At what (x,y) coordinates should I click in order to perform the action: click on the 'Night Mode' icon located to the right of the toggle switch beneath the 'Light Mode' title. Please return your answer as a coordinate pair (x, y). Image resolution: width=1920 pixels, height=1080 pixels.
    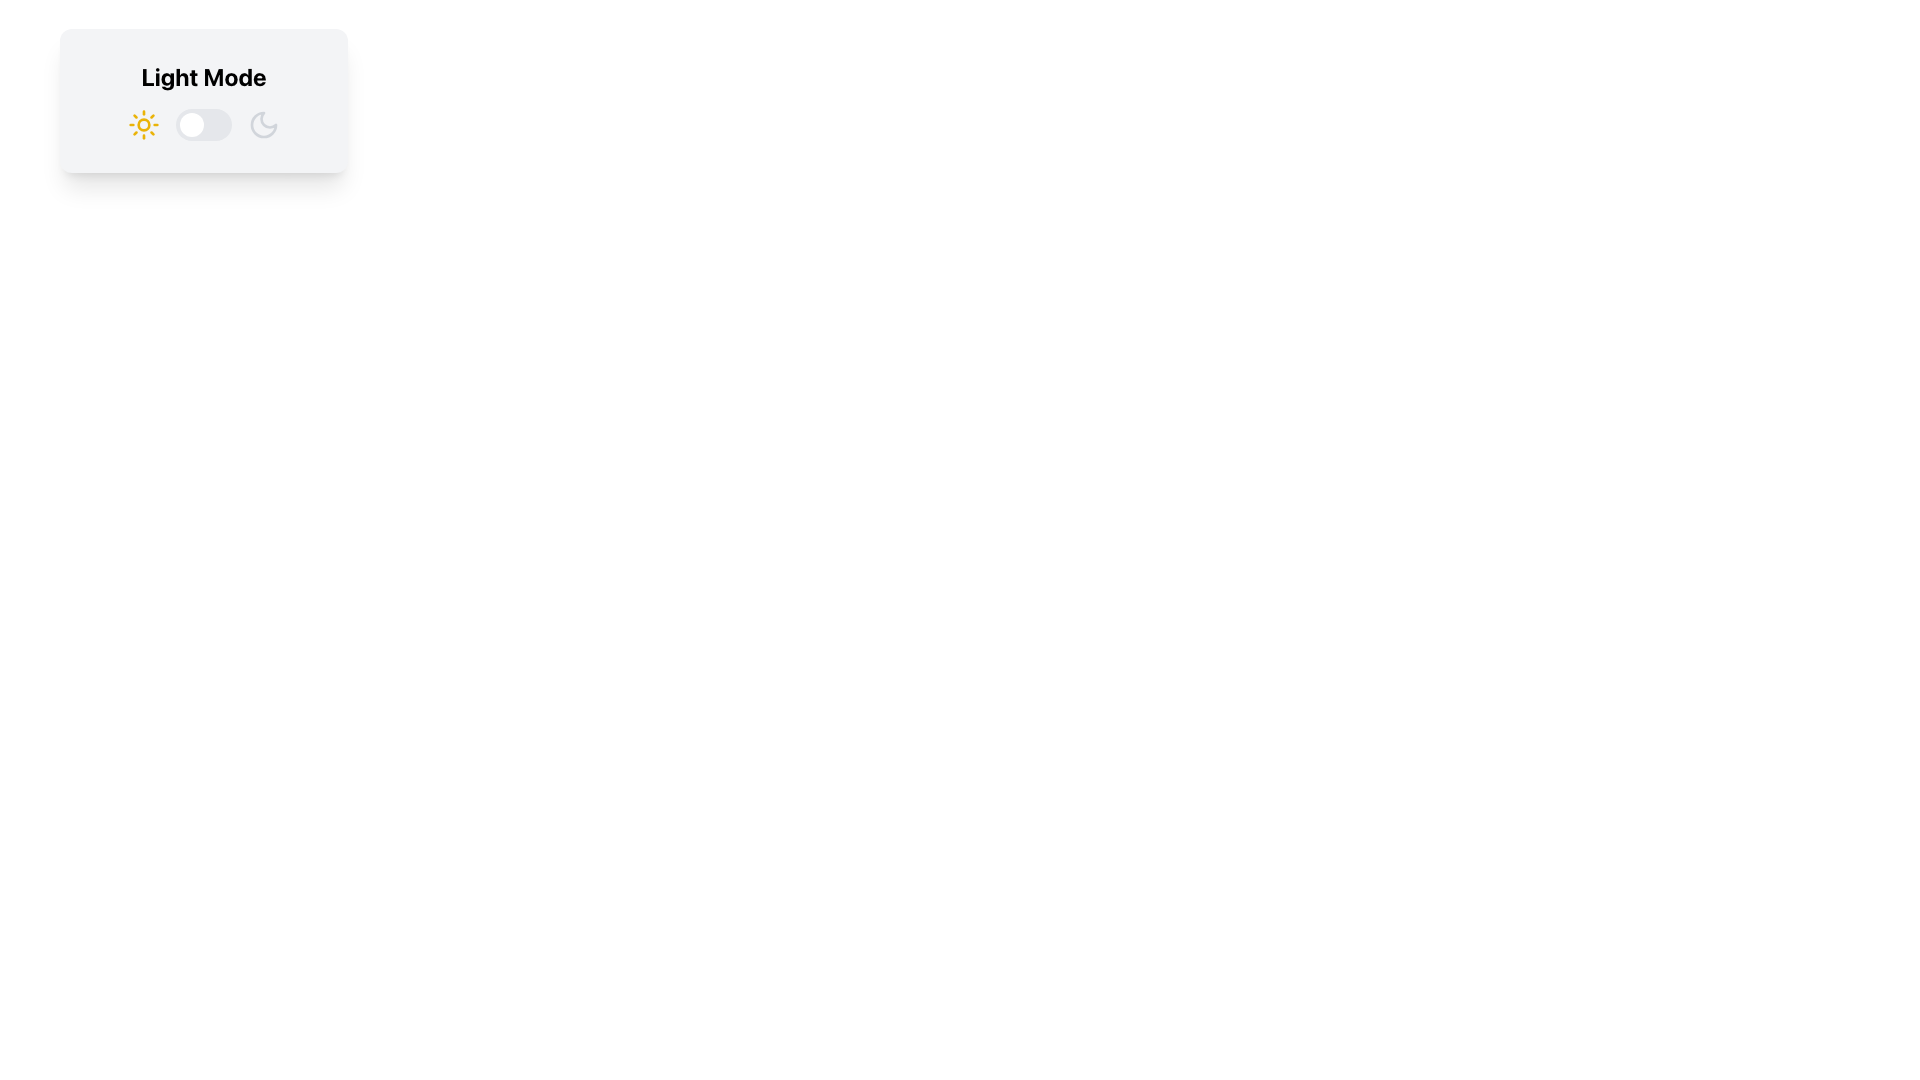
    Looking at the image, I should click on (263, 124).